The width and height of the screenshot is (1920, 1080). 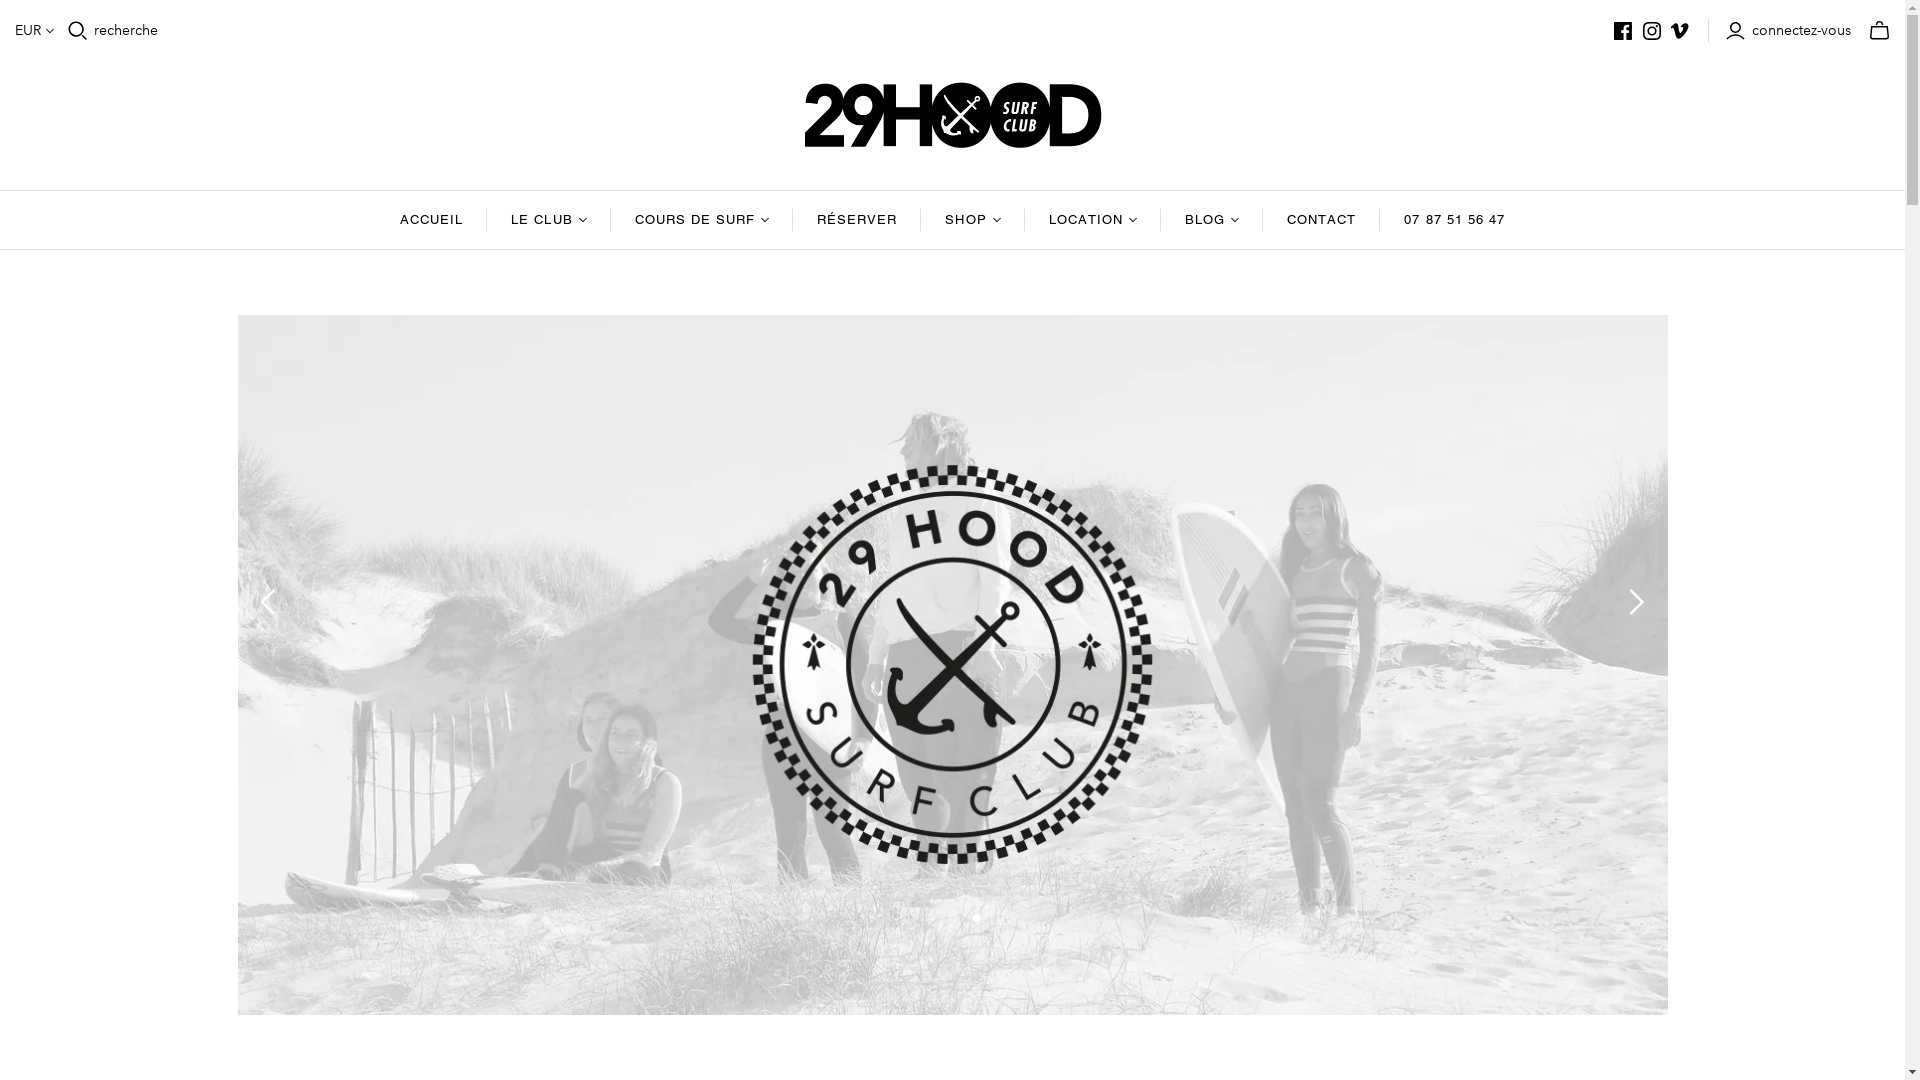 What do you see at coordinates (1454, 219) in the screenshot?
I see `'07 87 51 56 47'` at bounding box center [1454, 219].